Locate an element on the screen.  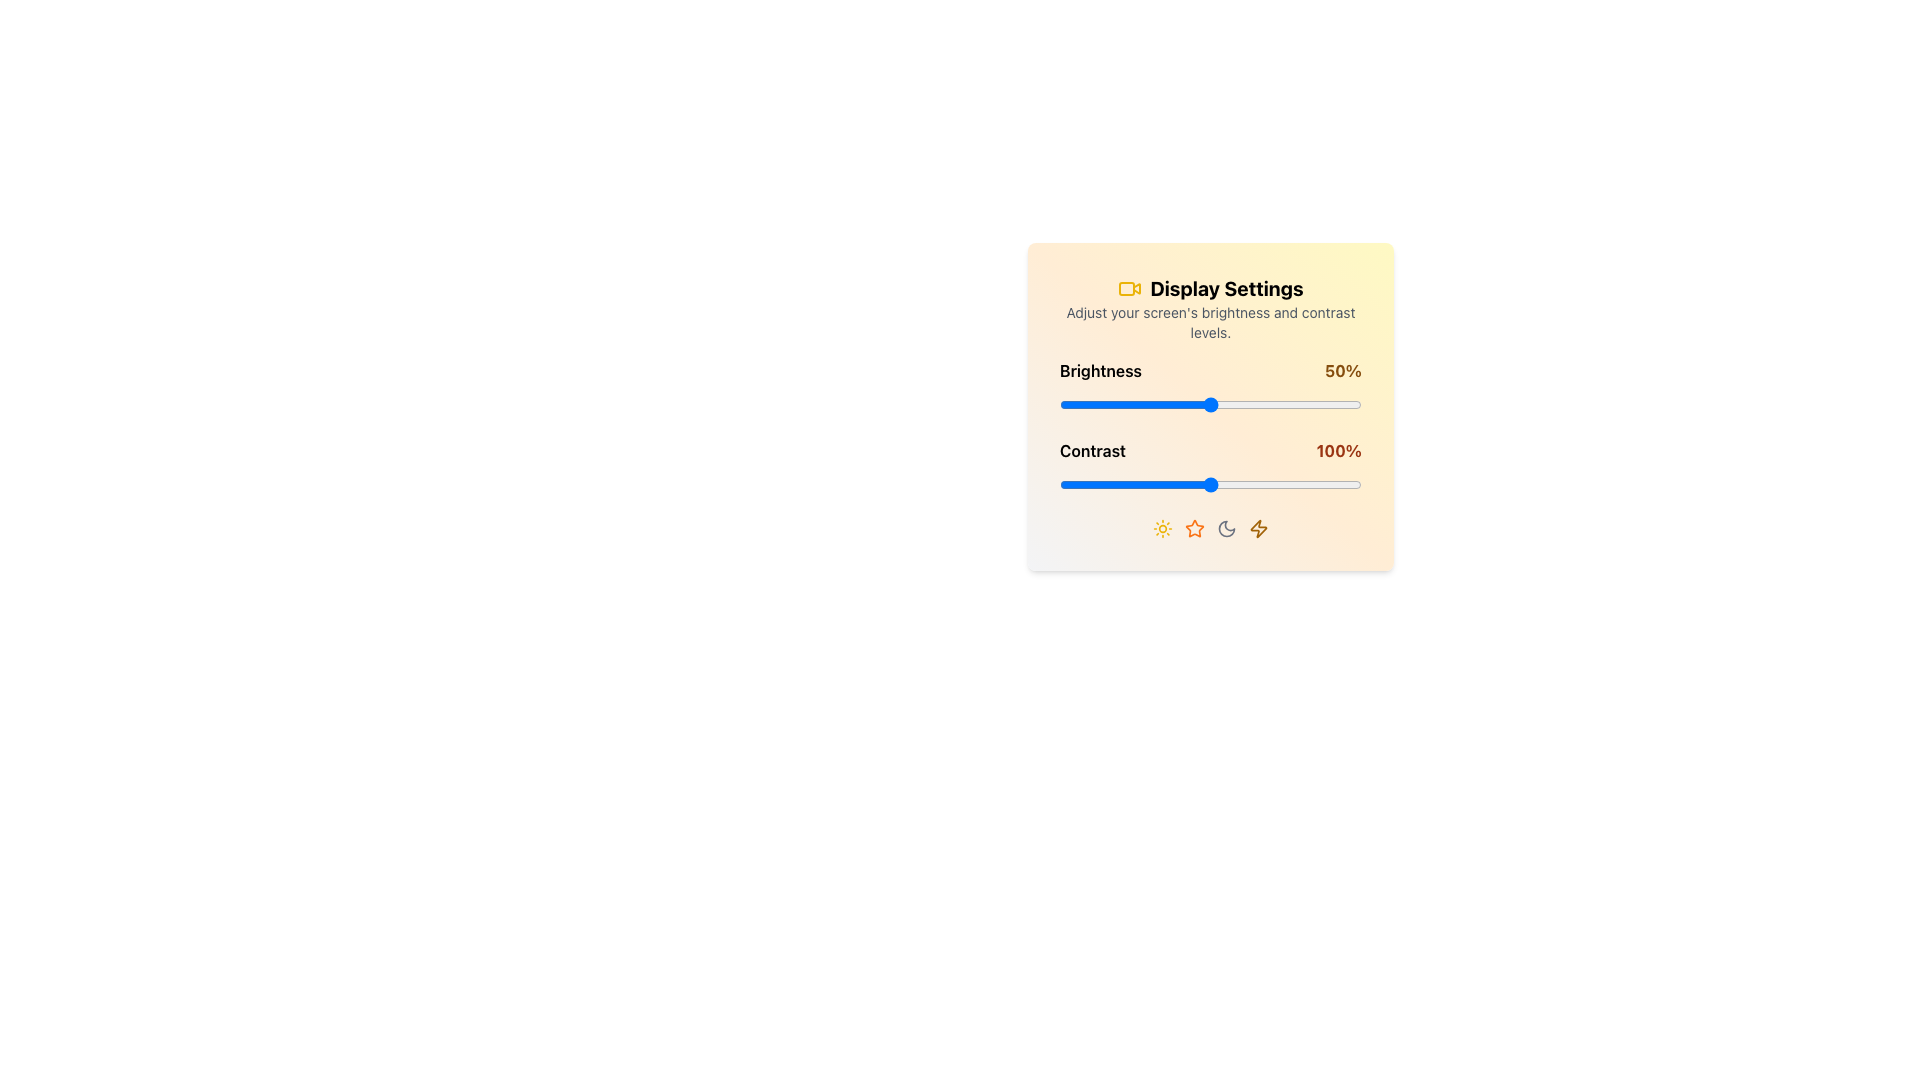
the 'Brightness' label which displays '50%' in bold yellow font, located in the 'Display Settings' panel above the slider bar is located at coordinates (1209, 370).